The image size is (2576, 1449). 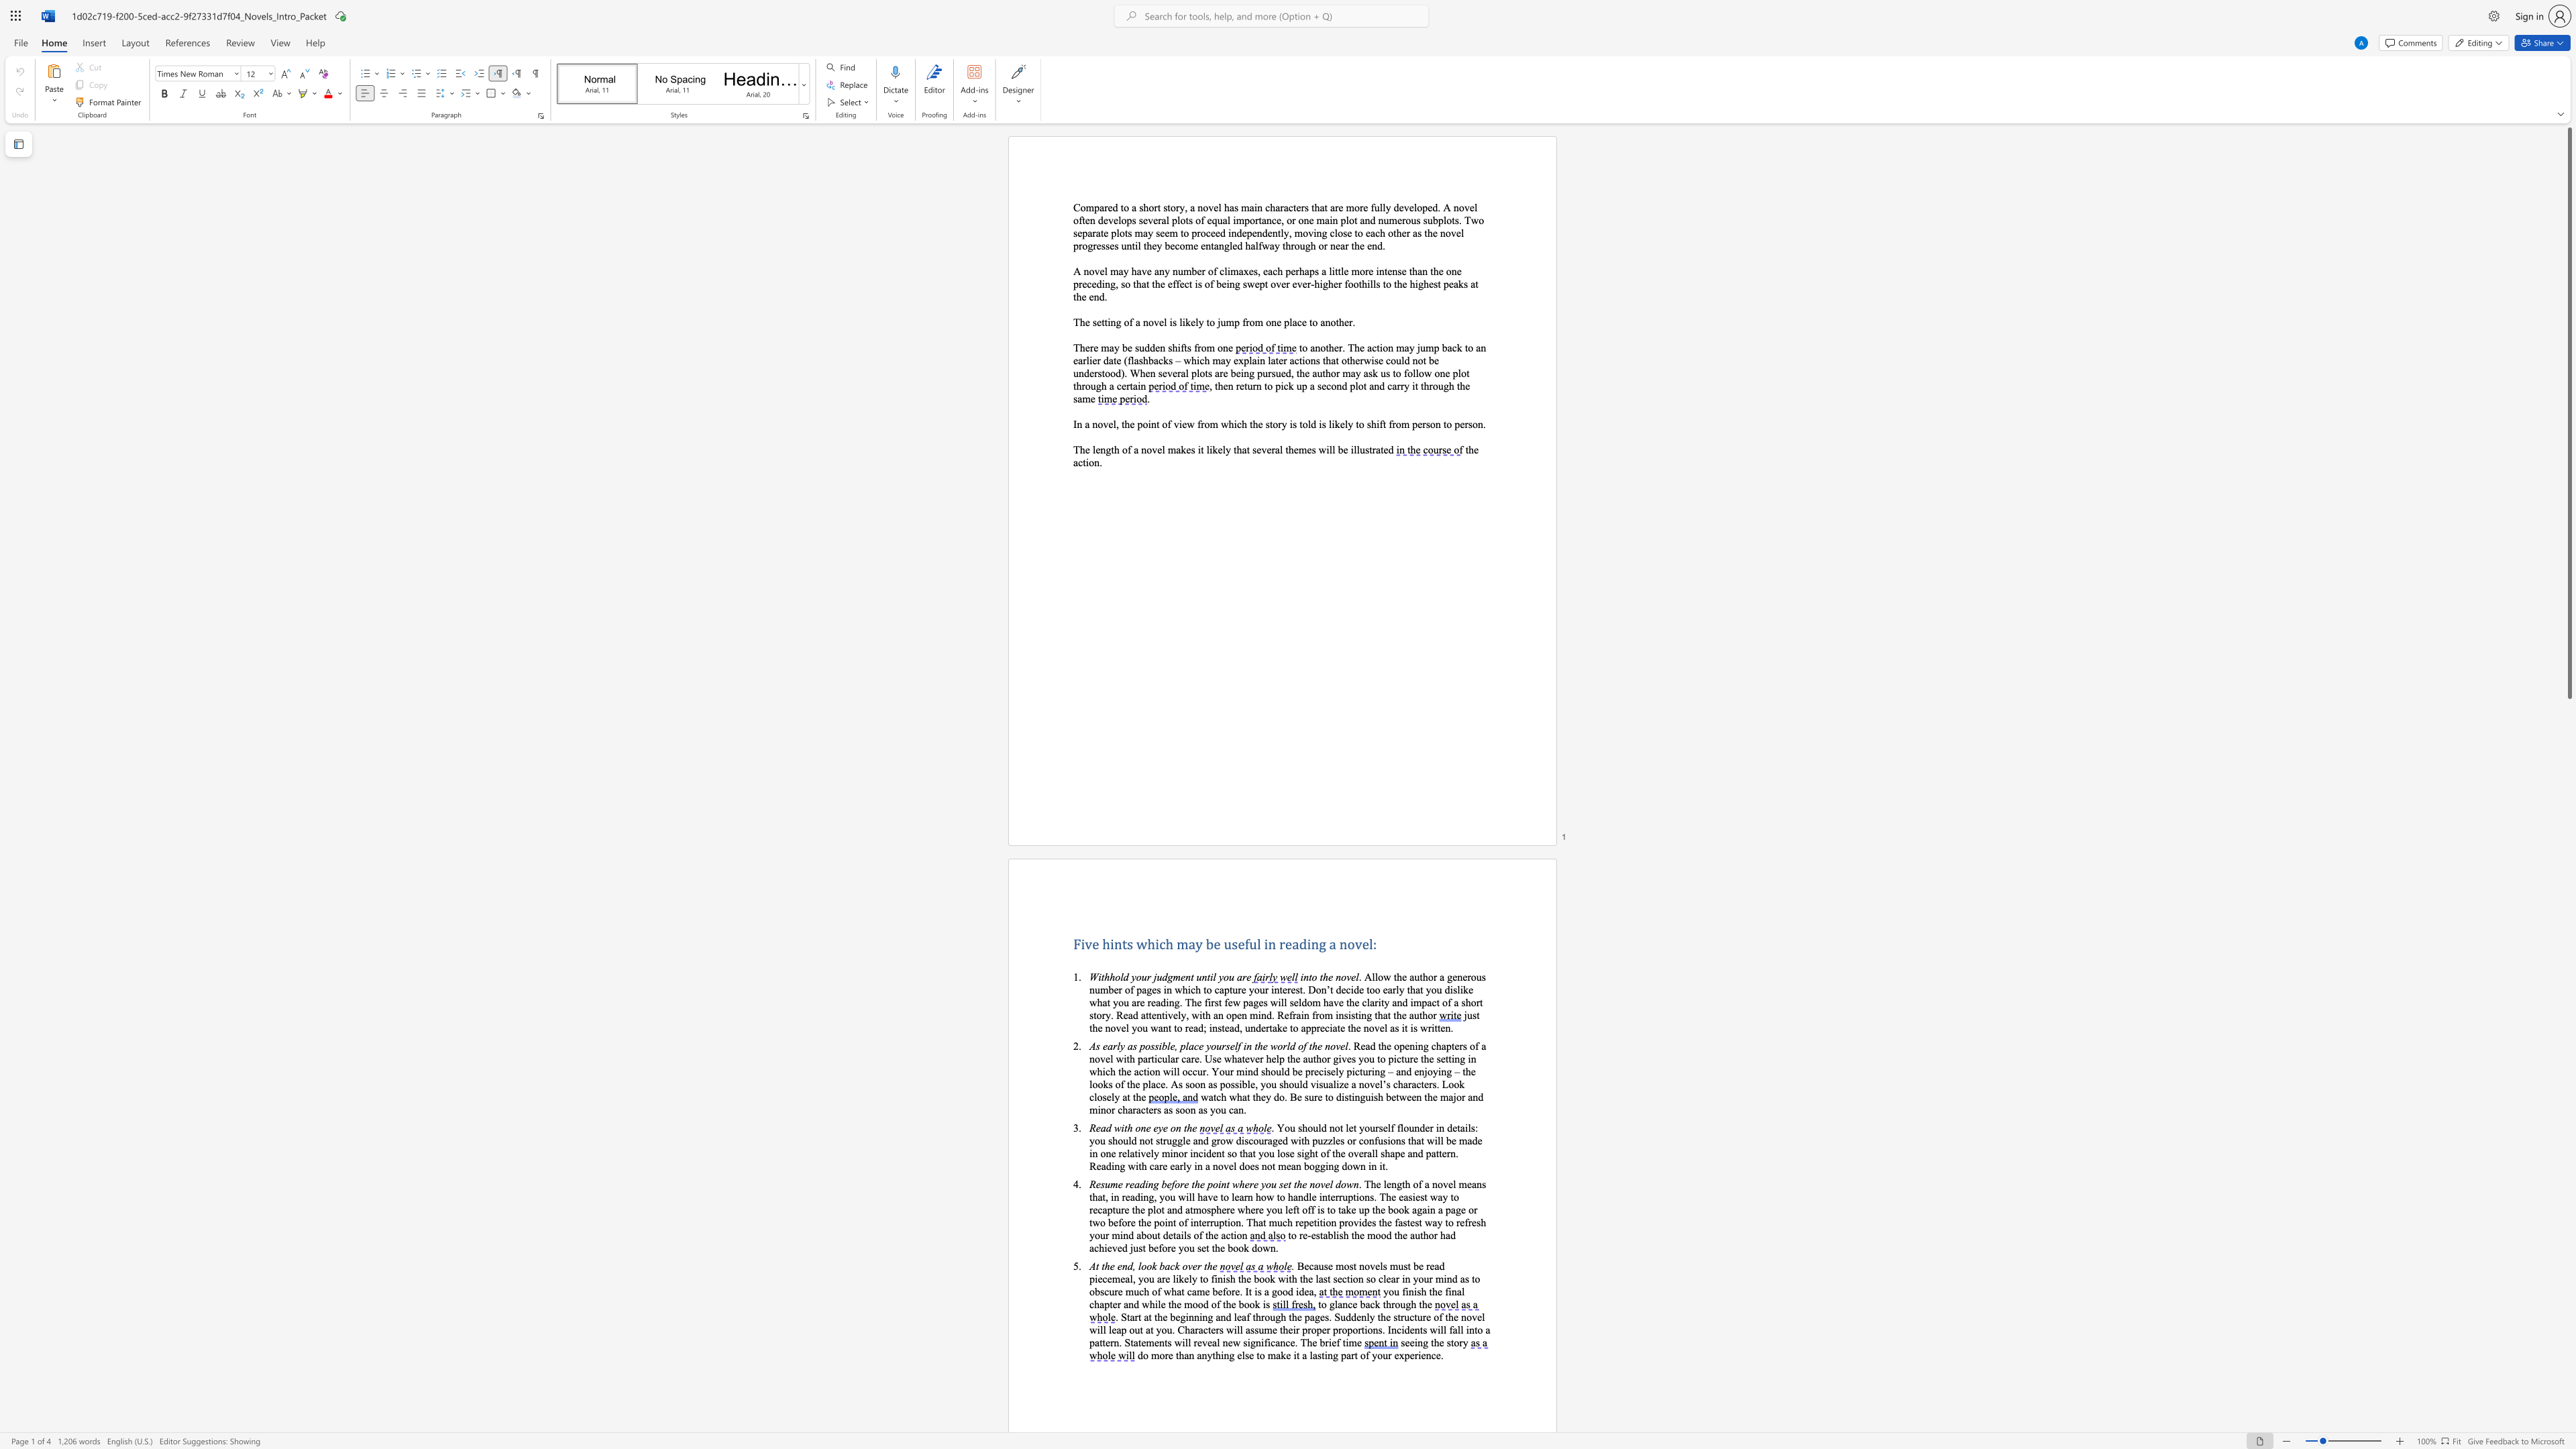 I want to click on the 2th character "n" in the text, so click(x=1338, y=977).